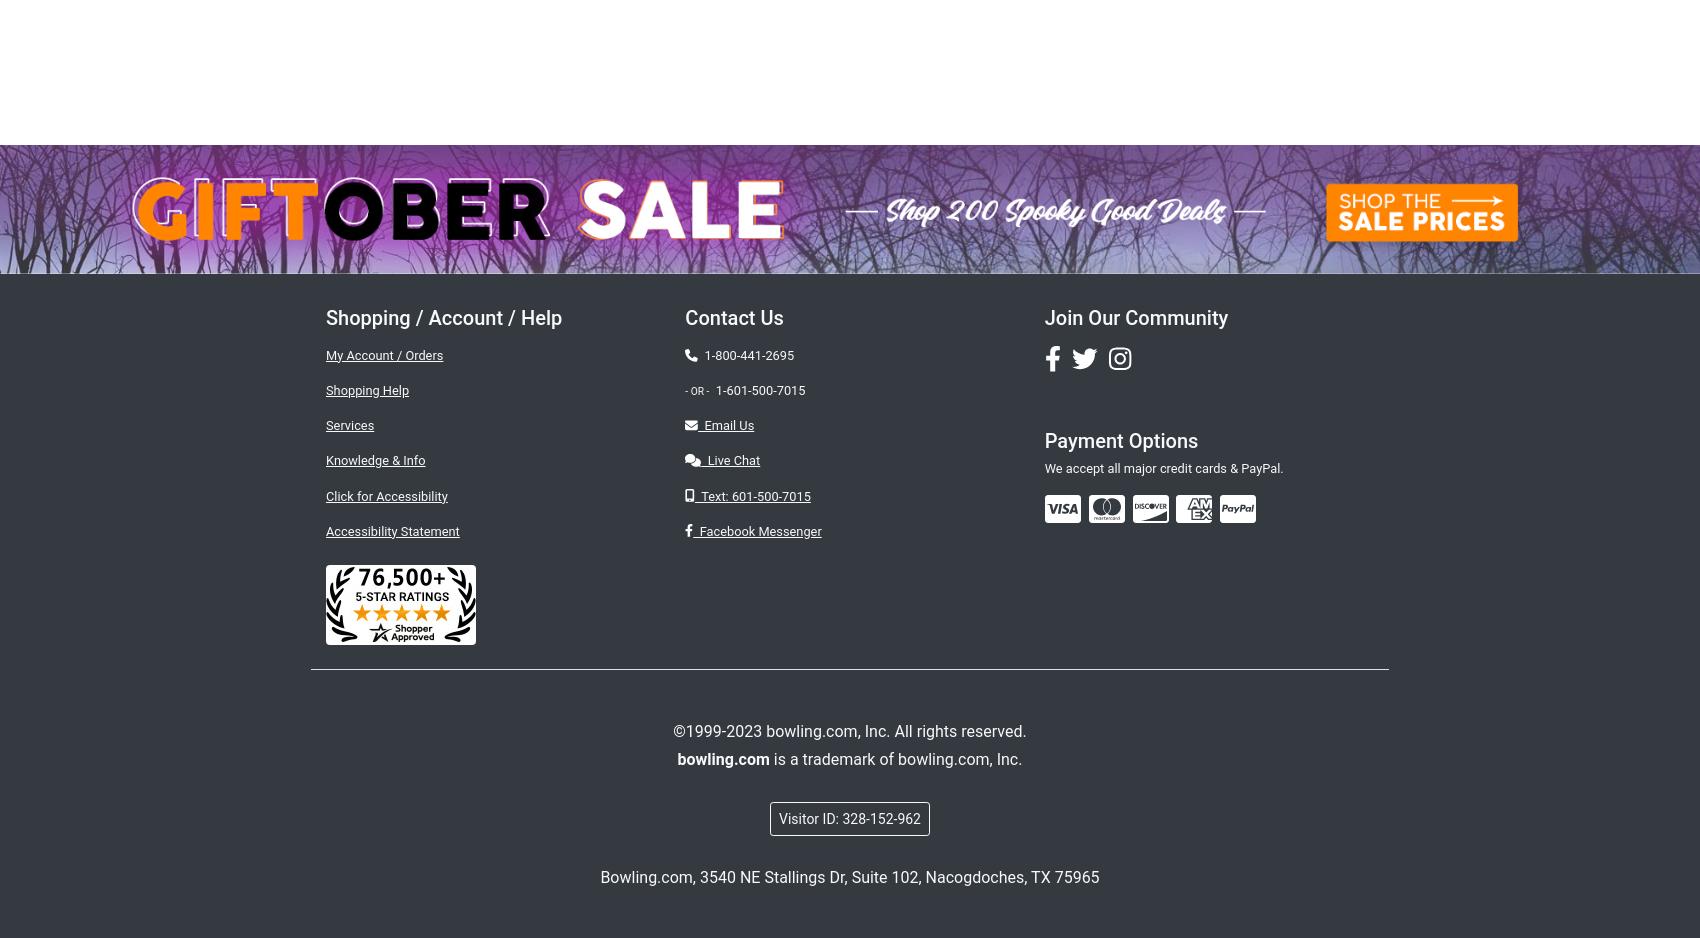 Image resolution: width=1700 pixels, height=938 pixels. I want to click on 'My Account / Orders', so click(383, 354).